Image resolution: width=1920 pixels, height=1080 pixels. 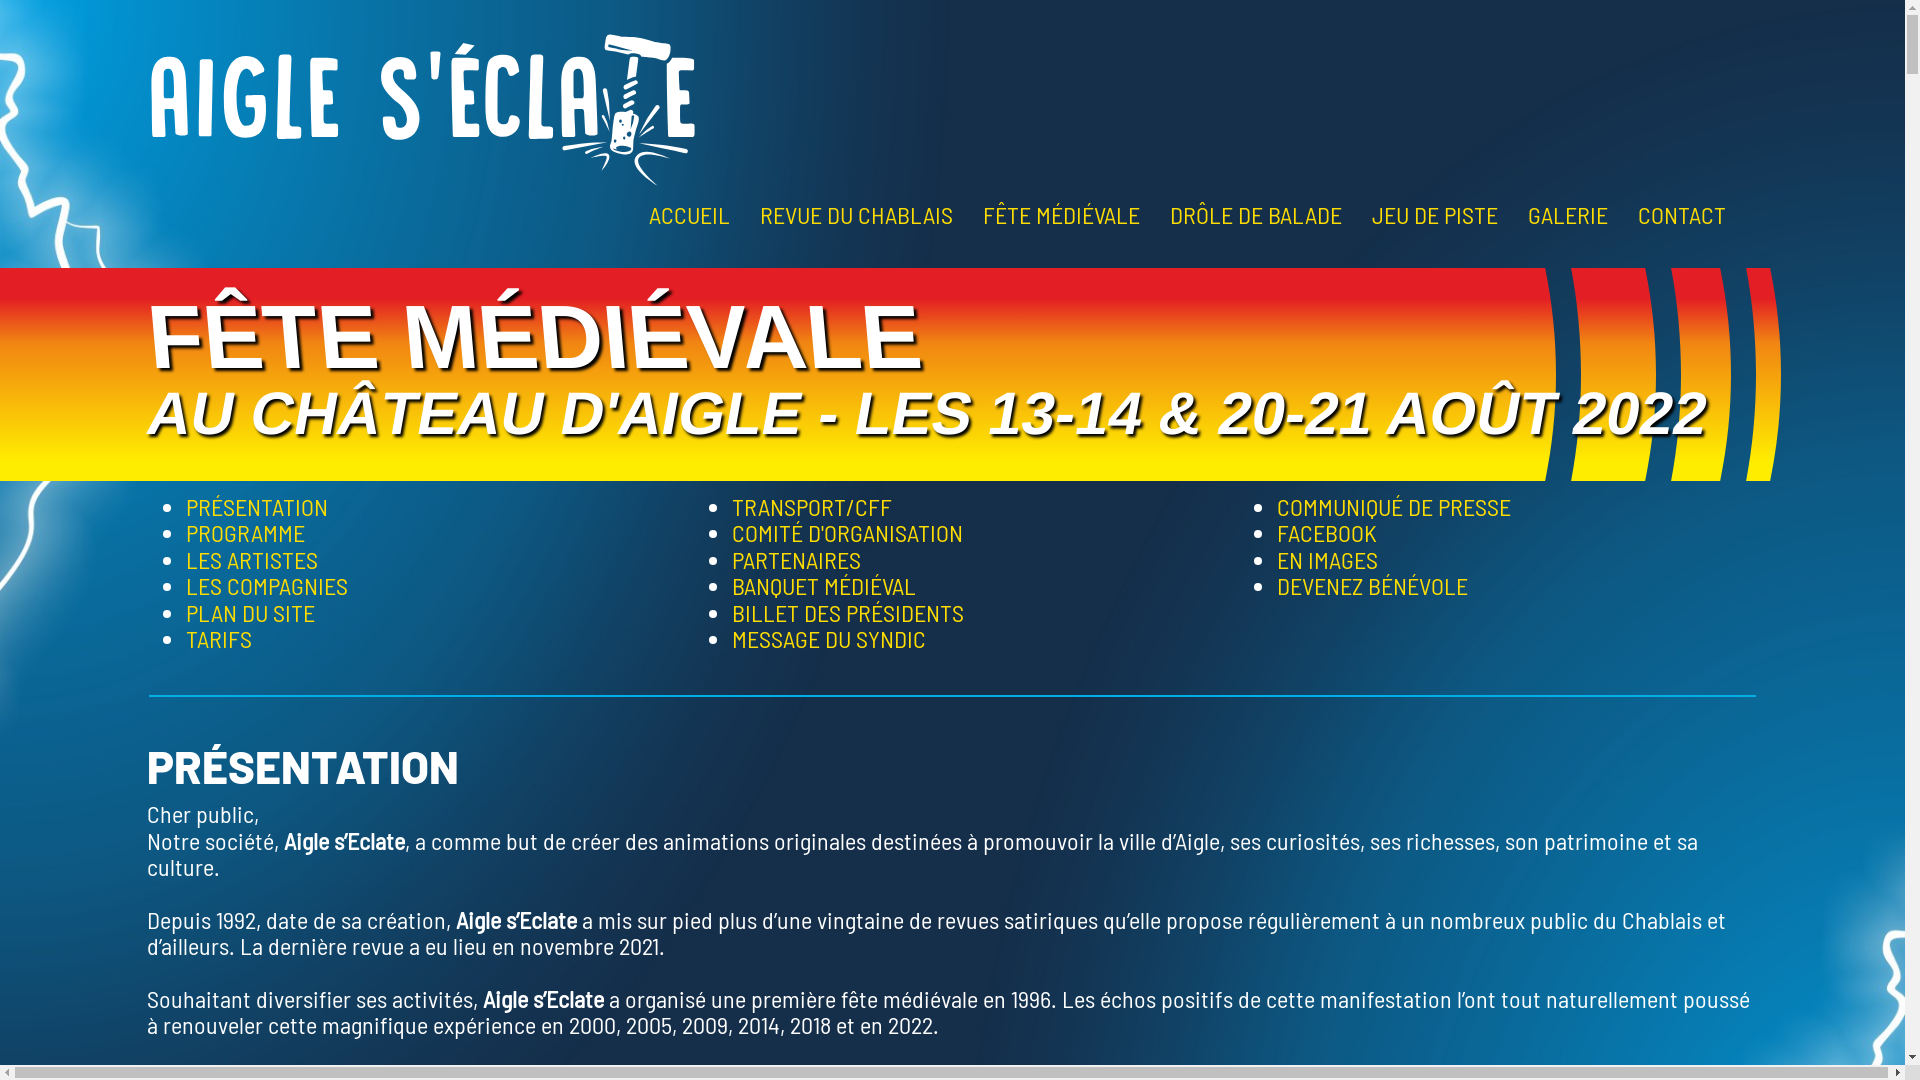 What do you see at coordinates (1326, 531) in the screenshot?
I see `'FACEBOOK'` at bounding box center [1326, 531].